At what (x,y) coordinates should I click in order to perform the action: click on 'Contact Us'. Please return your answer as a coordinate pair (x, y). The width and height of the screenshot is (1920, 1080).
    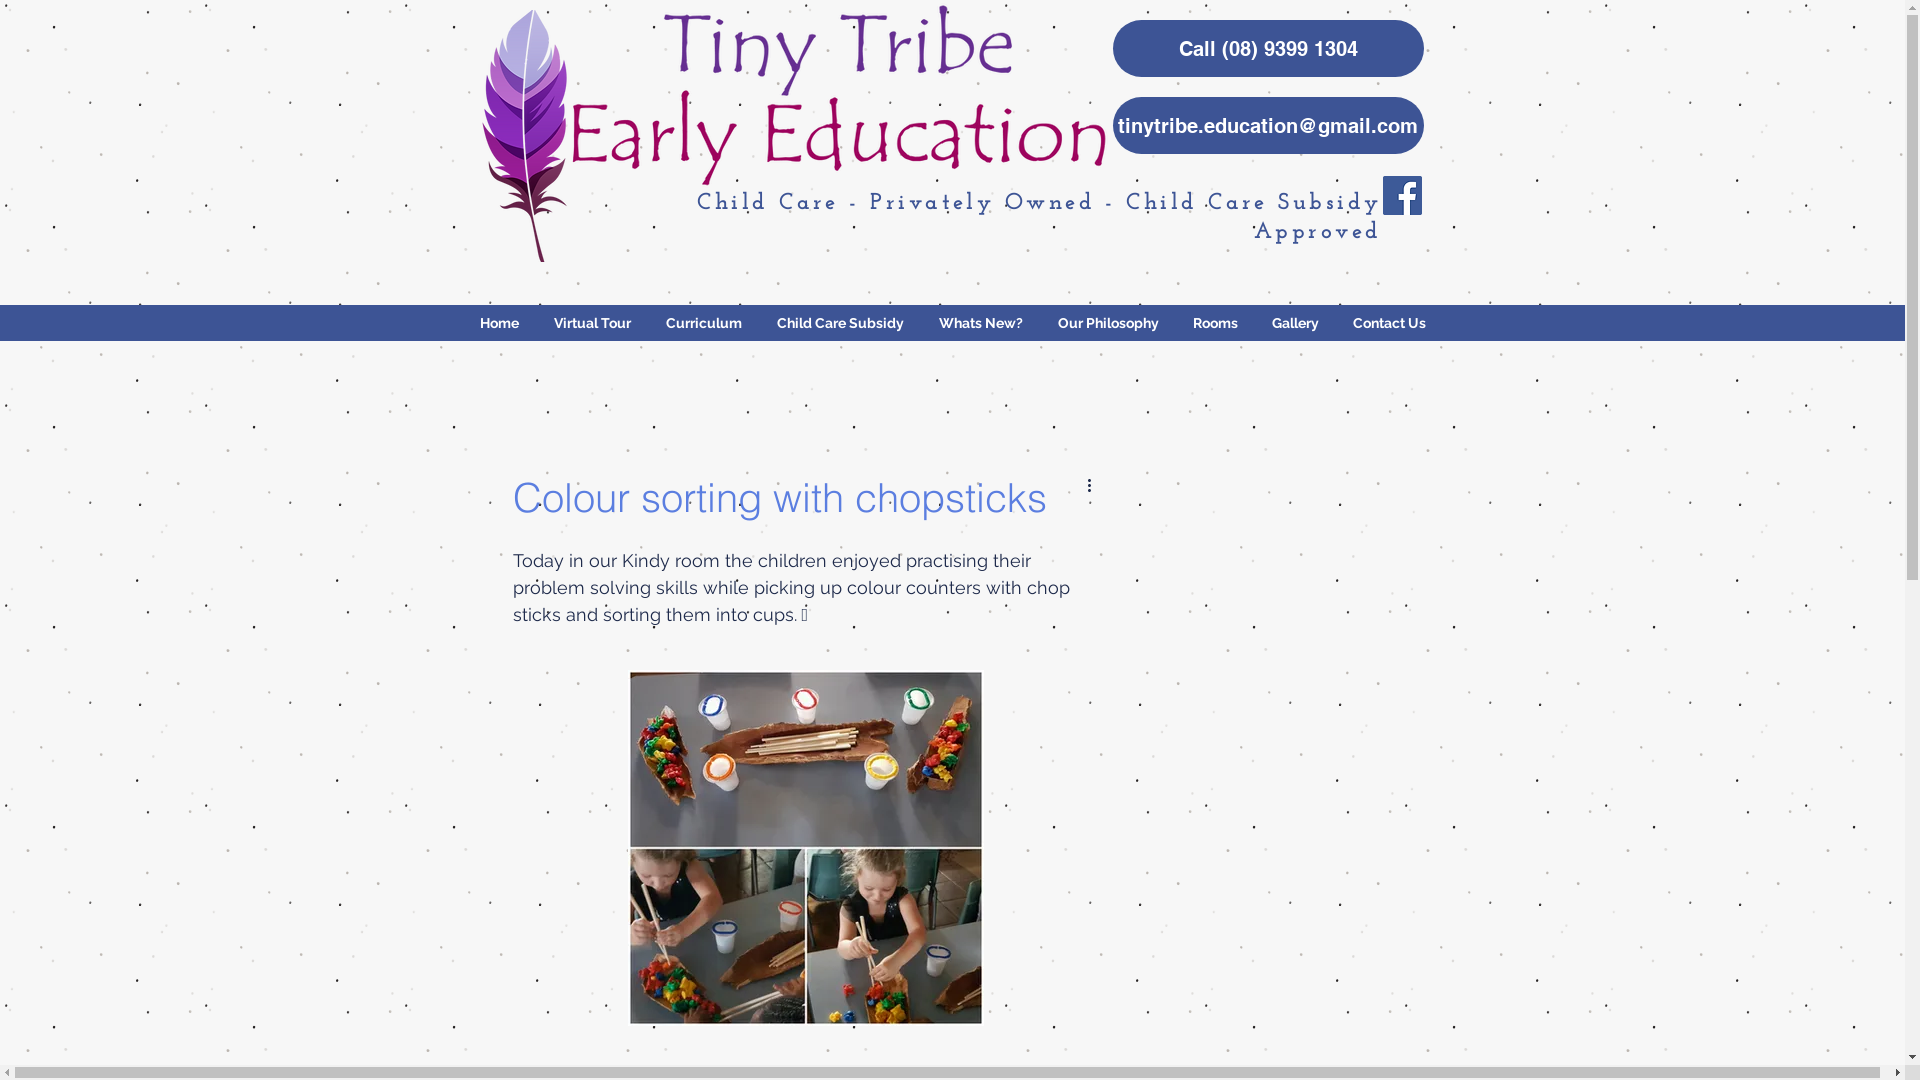
    Looking at the image, I should click on (1388, 322).